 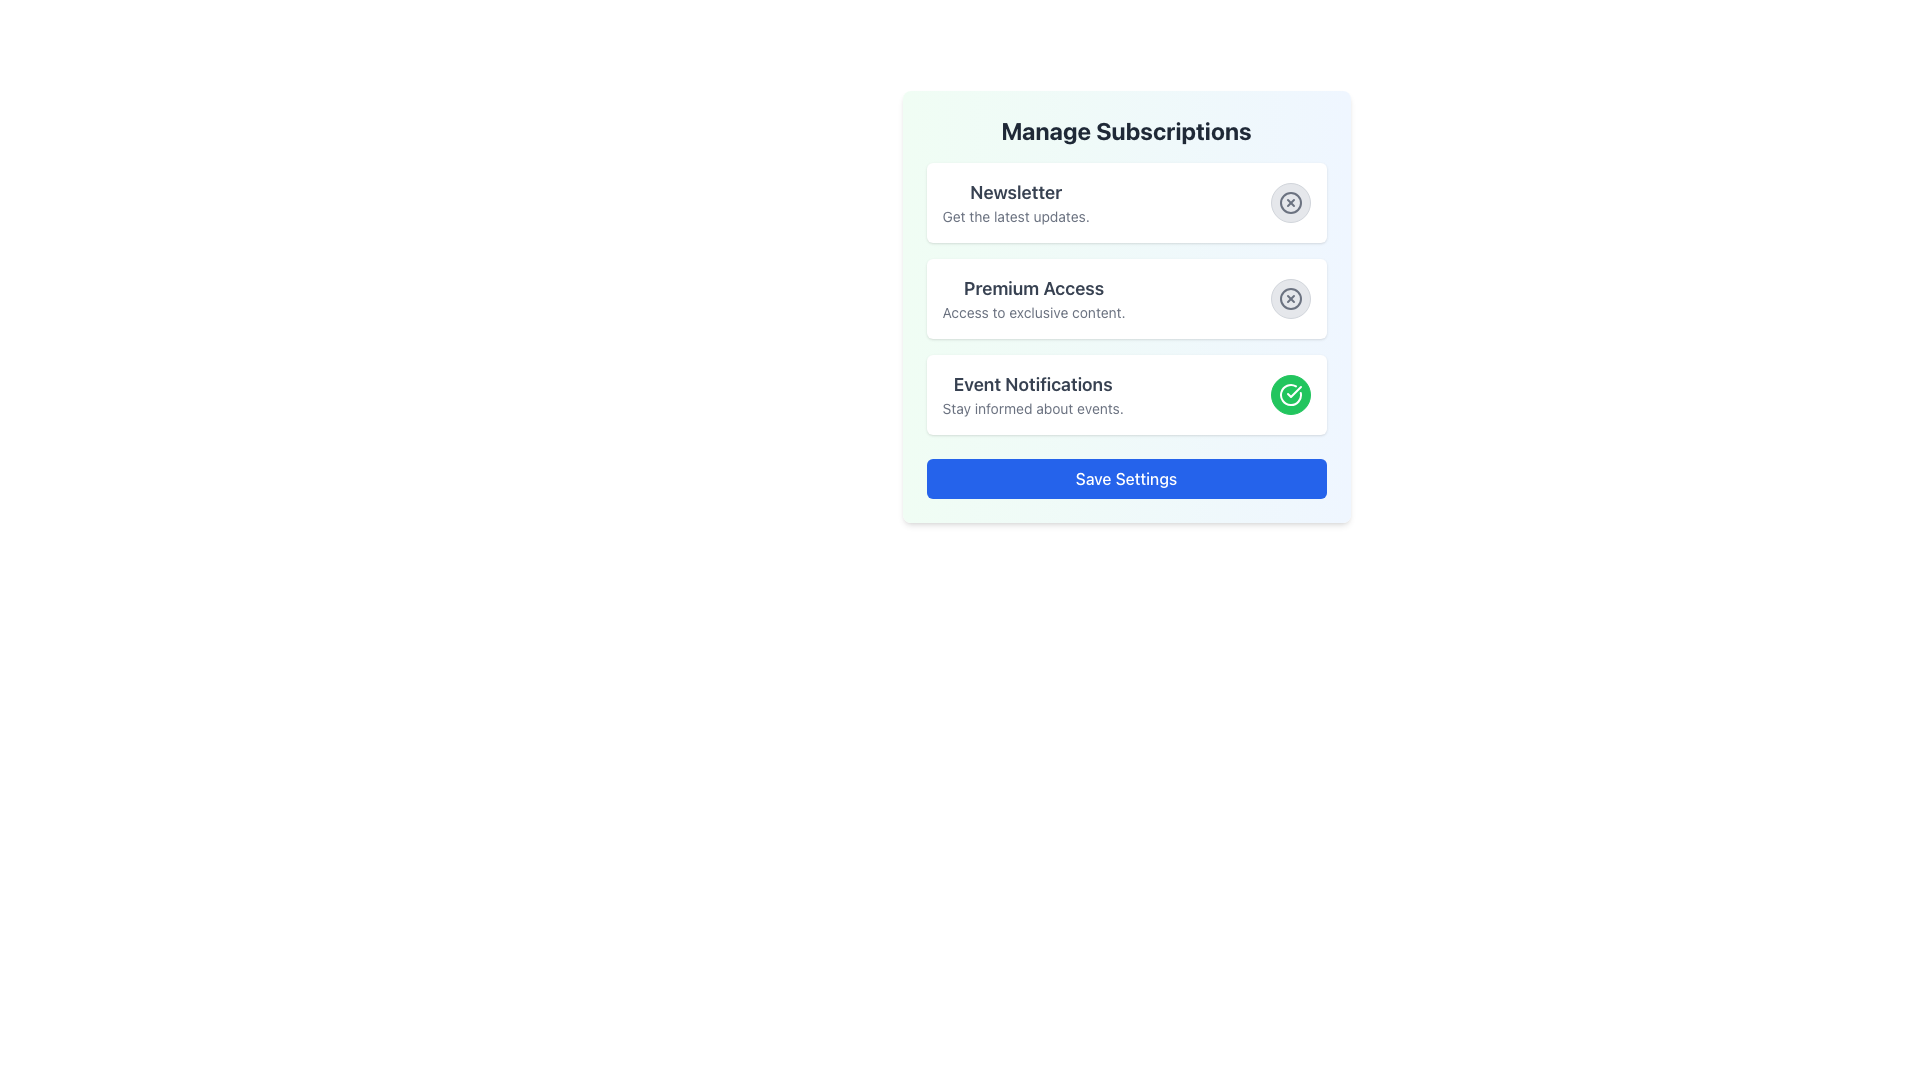 I want to click on the circular graphical icon component with a gray outline and white-filled center, located under the 'Premium Access' label in the second item of a vertically stacked list, so click(x=1290, y=299).